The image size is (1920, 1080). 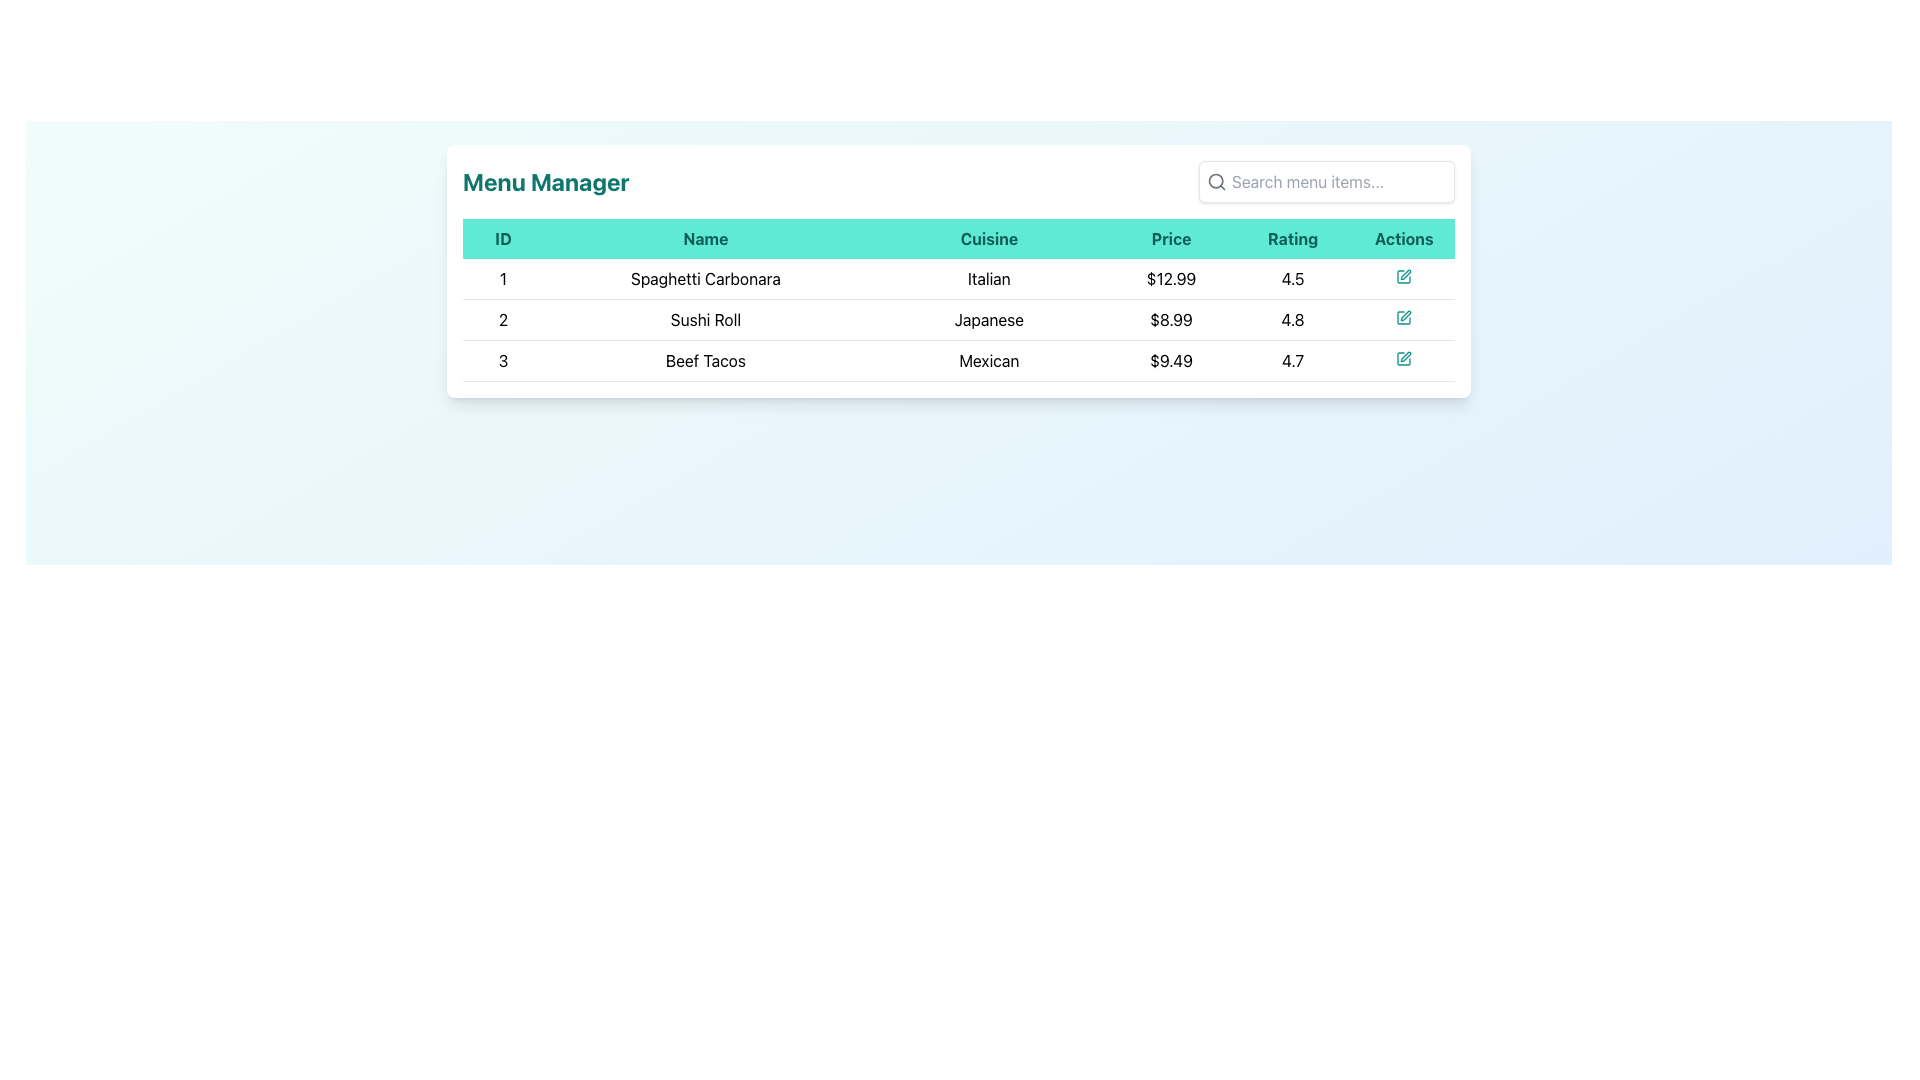 I want to click on the teal-colored edit button with a pen symbol located under the 'Actions' column for the 'Sushi Roll' item, so click(x=1403, y=316).